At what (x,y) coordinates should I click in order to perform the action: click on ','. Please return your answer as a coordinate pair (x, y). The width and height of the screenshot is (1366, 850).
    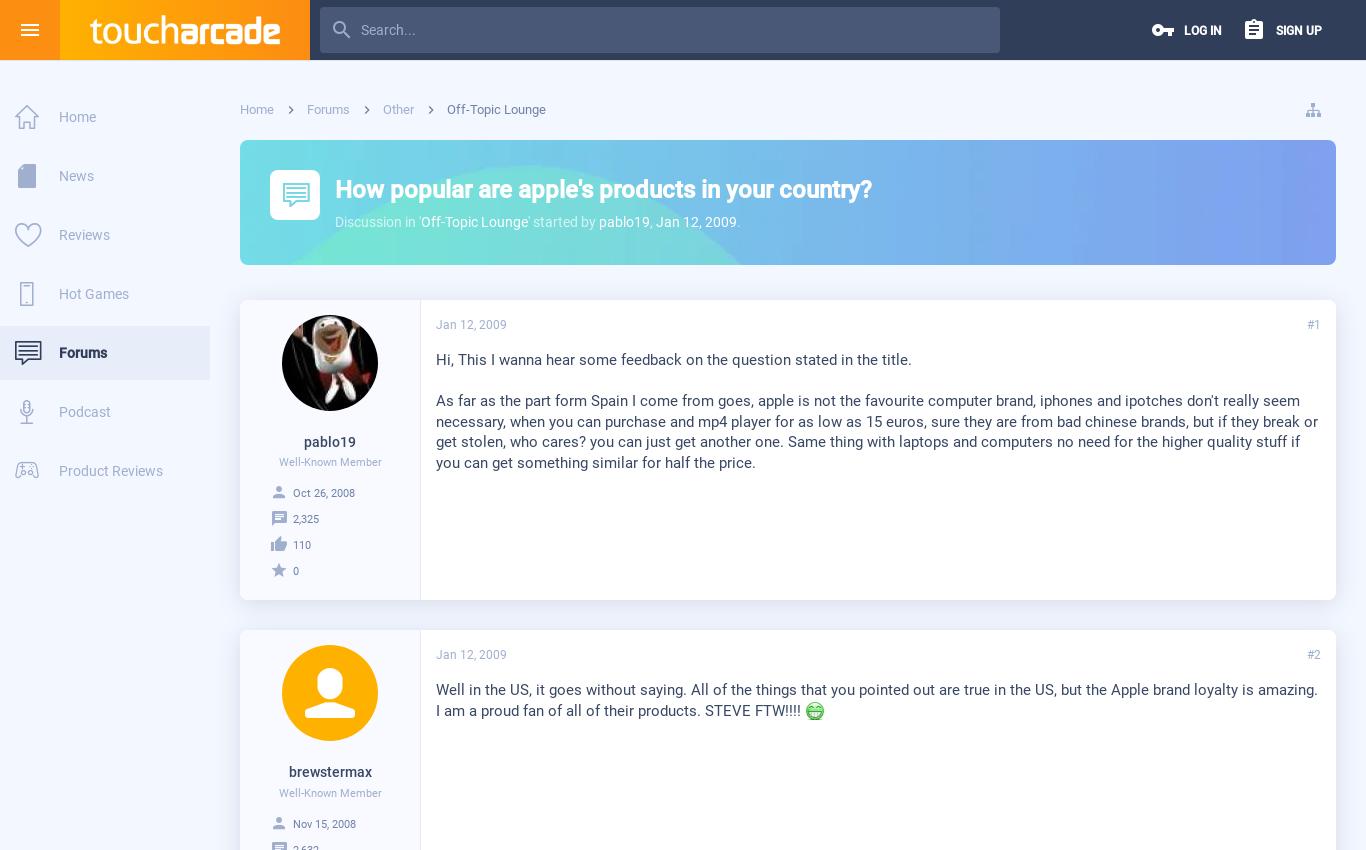
    Looking at the image, I should click on (651, 221).